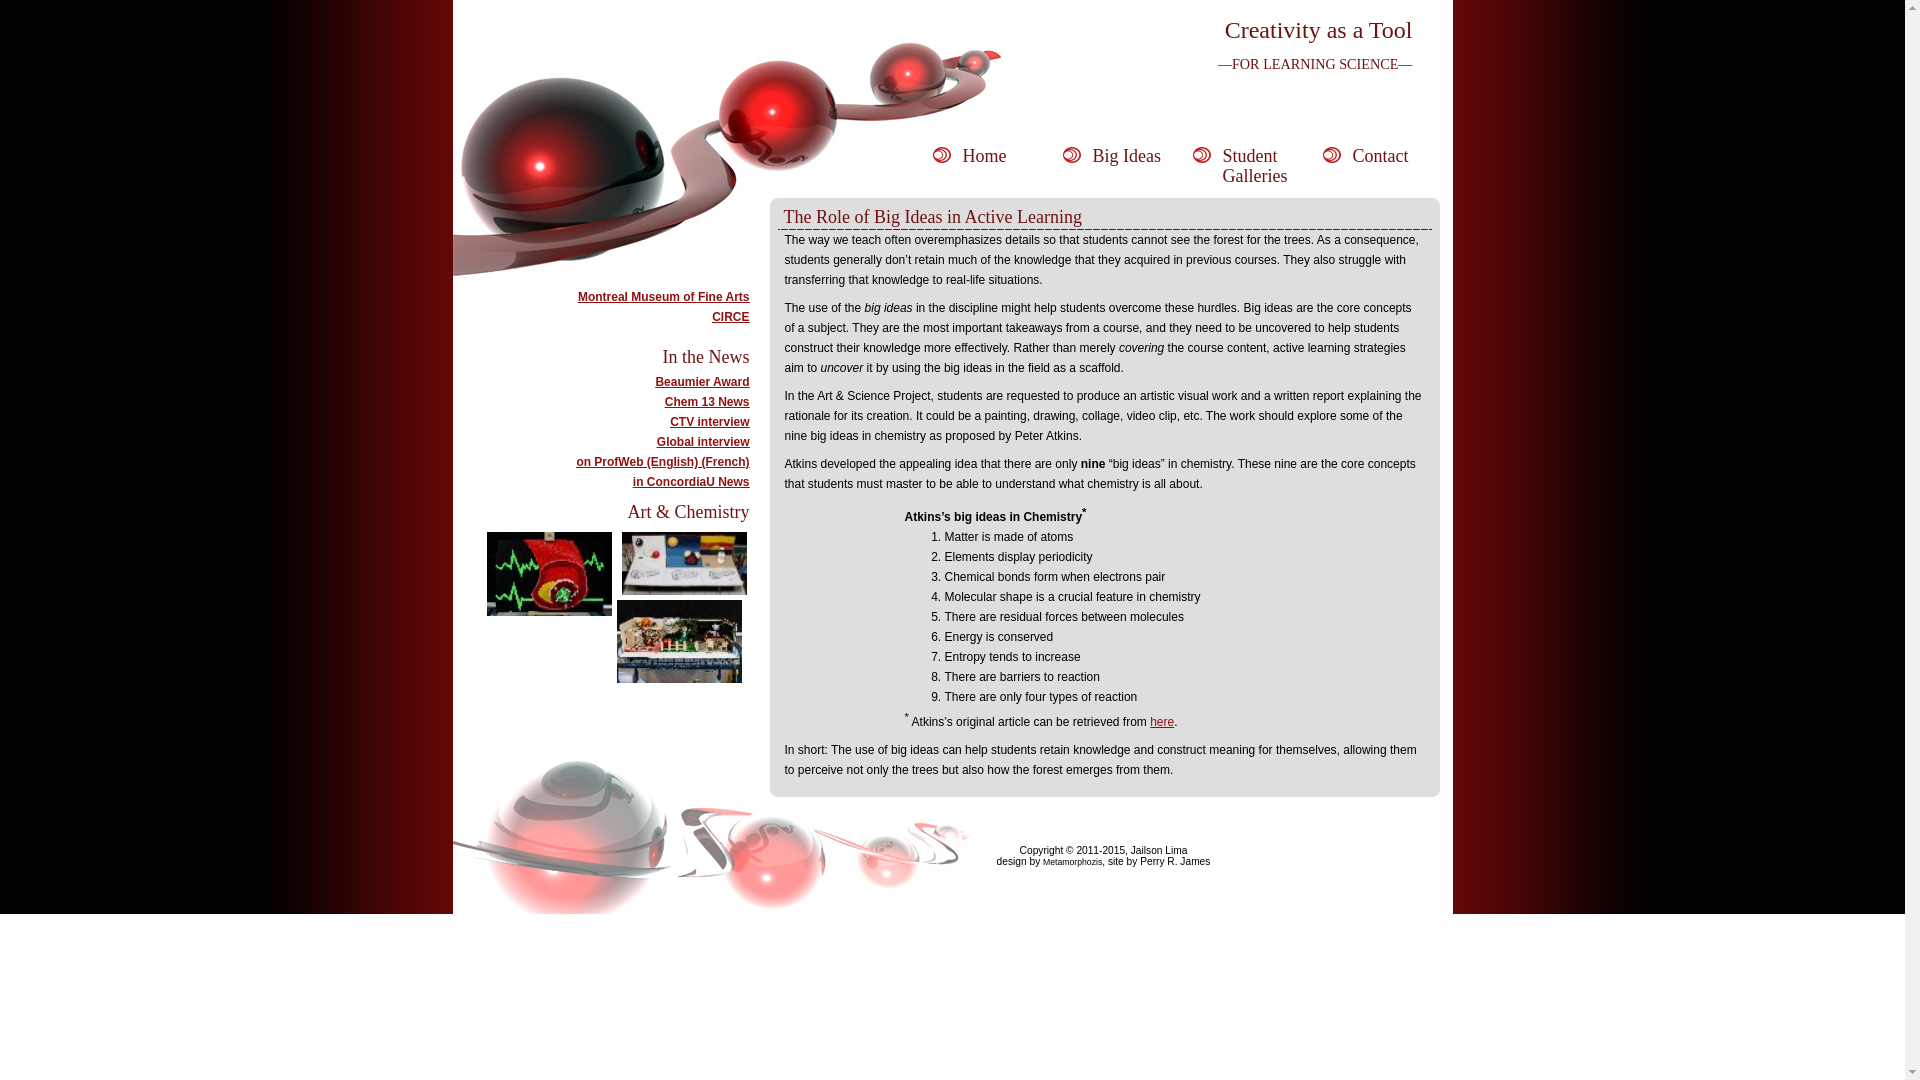 Image resolution: width=1920 pixels, height=1080 pixels. Describe the element at coordinates (575, 462) in the screenshot. I see `'on ProfWeb (English)'` at that location.